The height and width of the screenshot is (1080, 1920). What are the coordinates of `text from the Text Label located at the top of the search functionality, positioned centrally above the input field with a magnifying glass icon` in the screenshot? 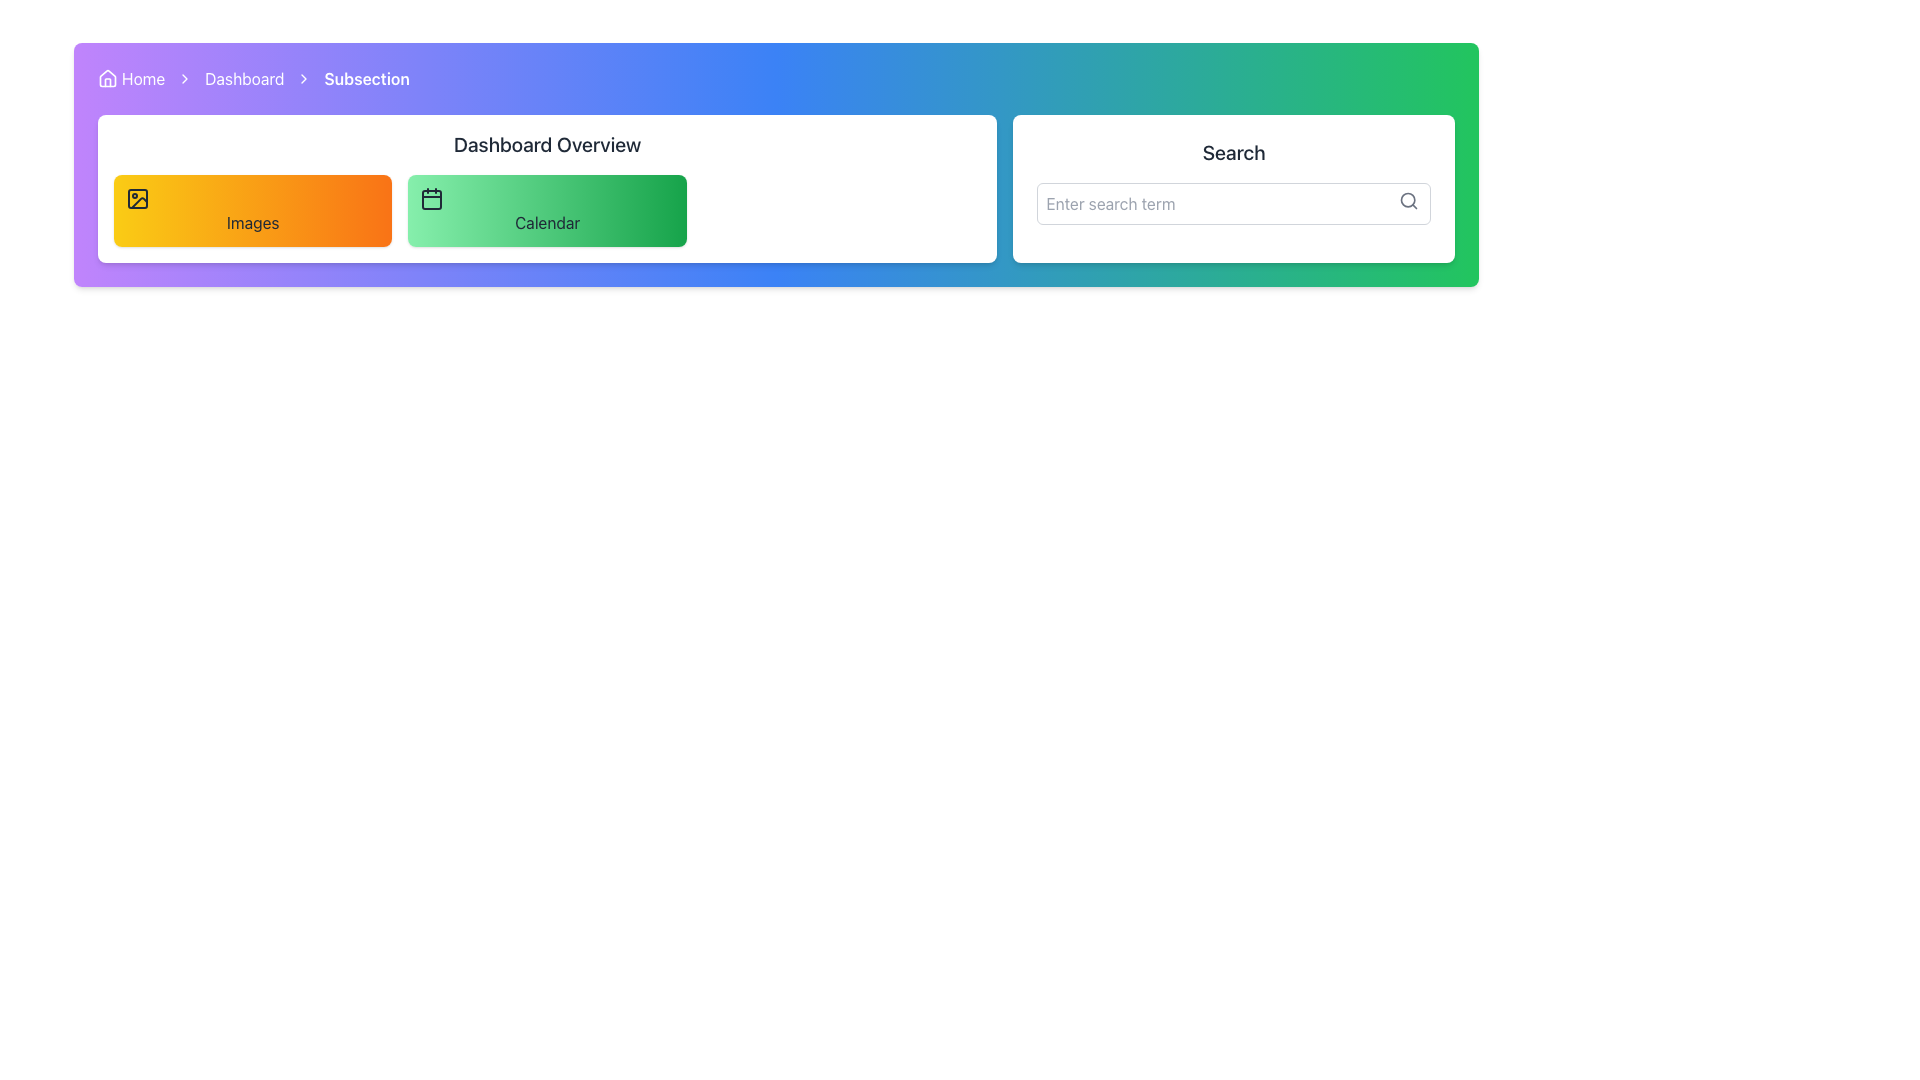 It's located at (1233, 152).